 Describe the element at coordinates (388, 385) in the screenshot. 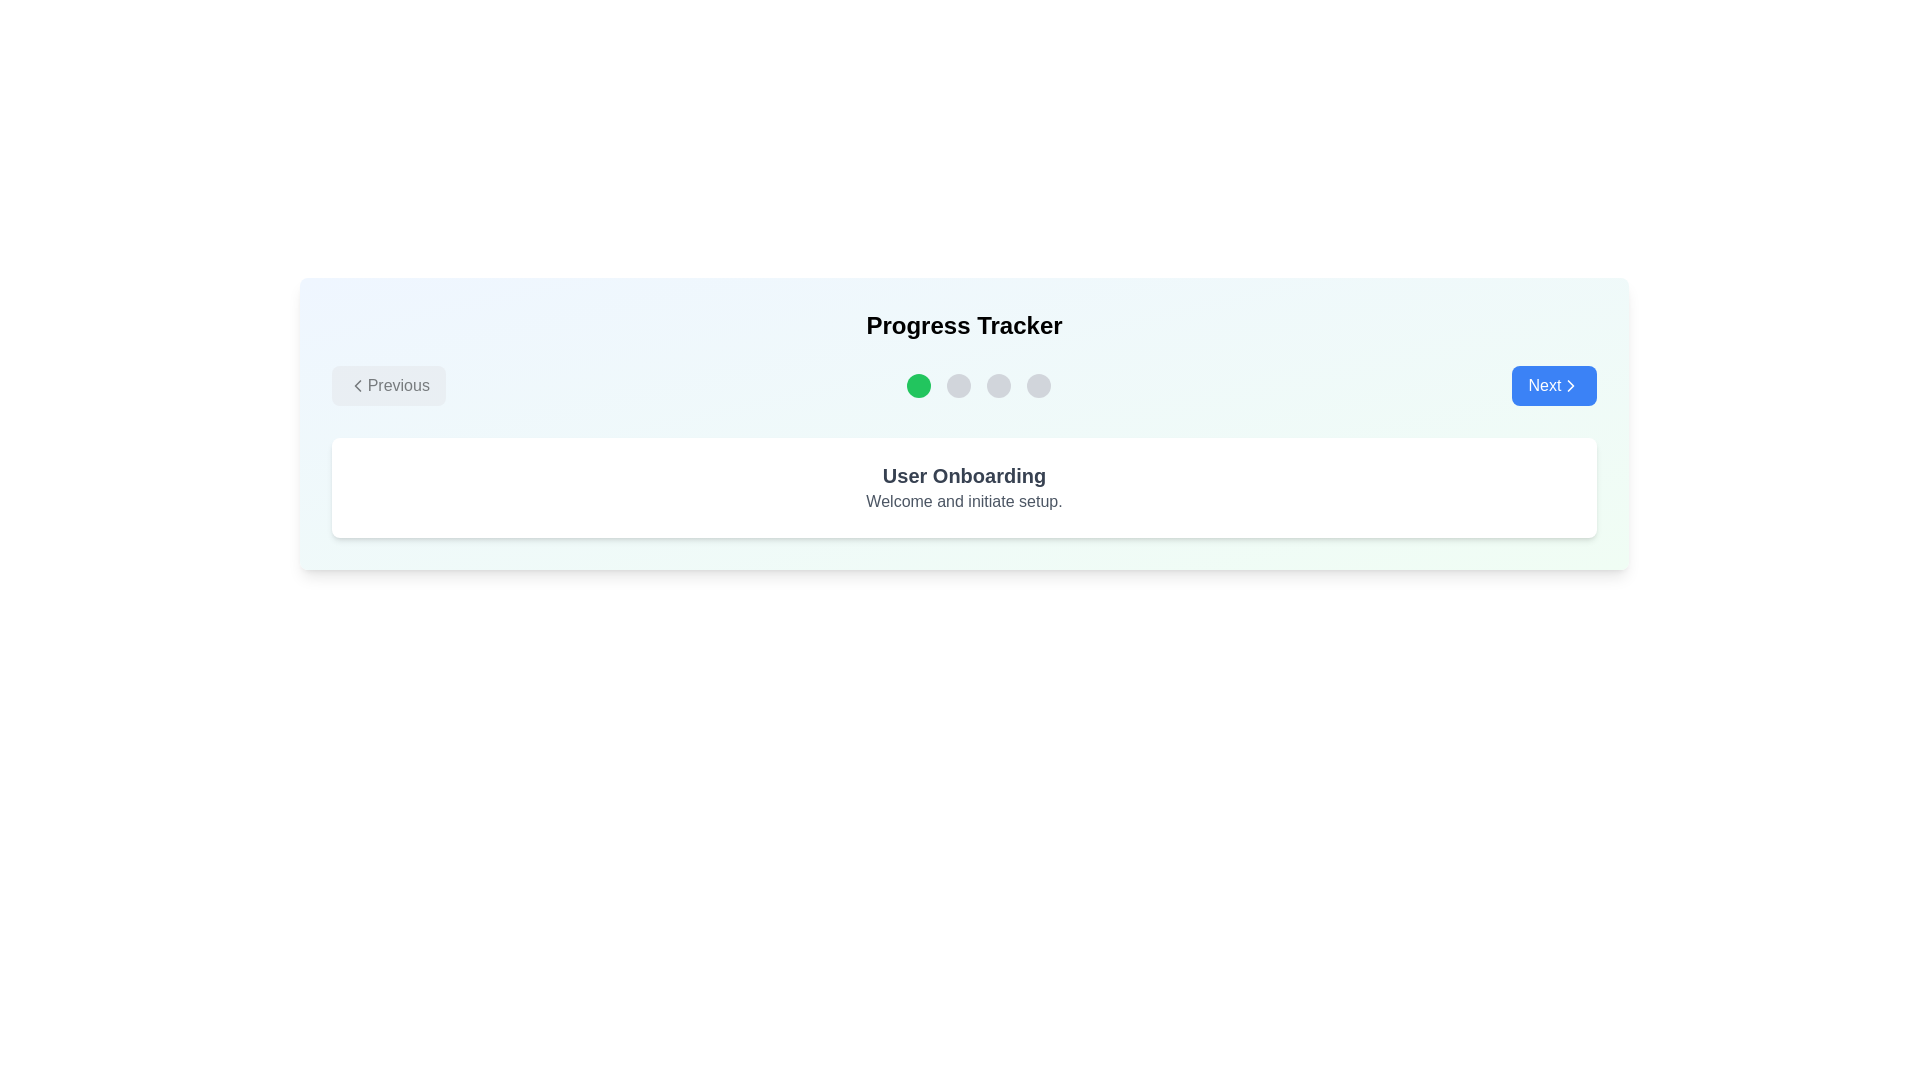

I see `the 'Previous' button to navigate to the previous step` at that location.